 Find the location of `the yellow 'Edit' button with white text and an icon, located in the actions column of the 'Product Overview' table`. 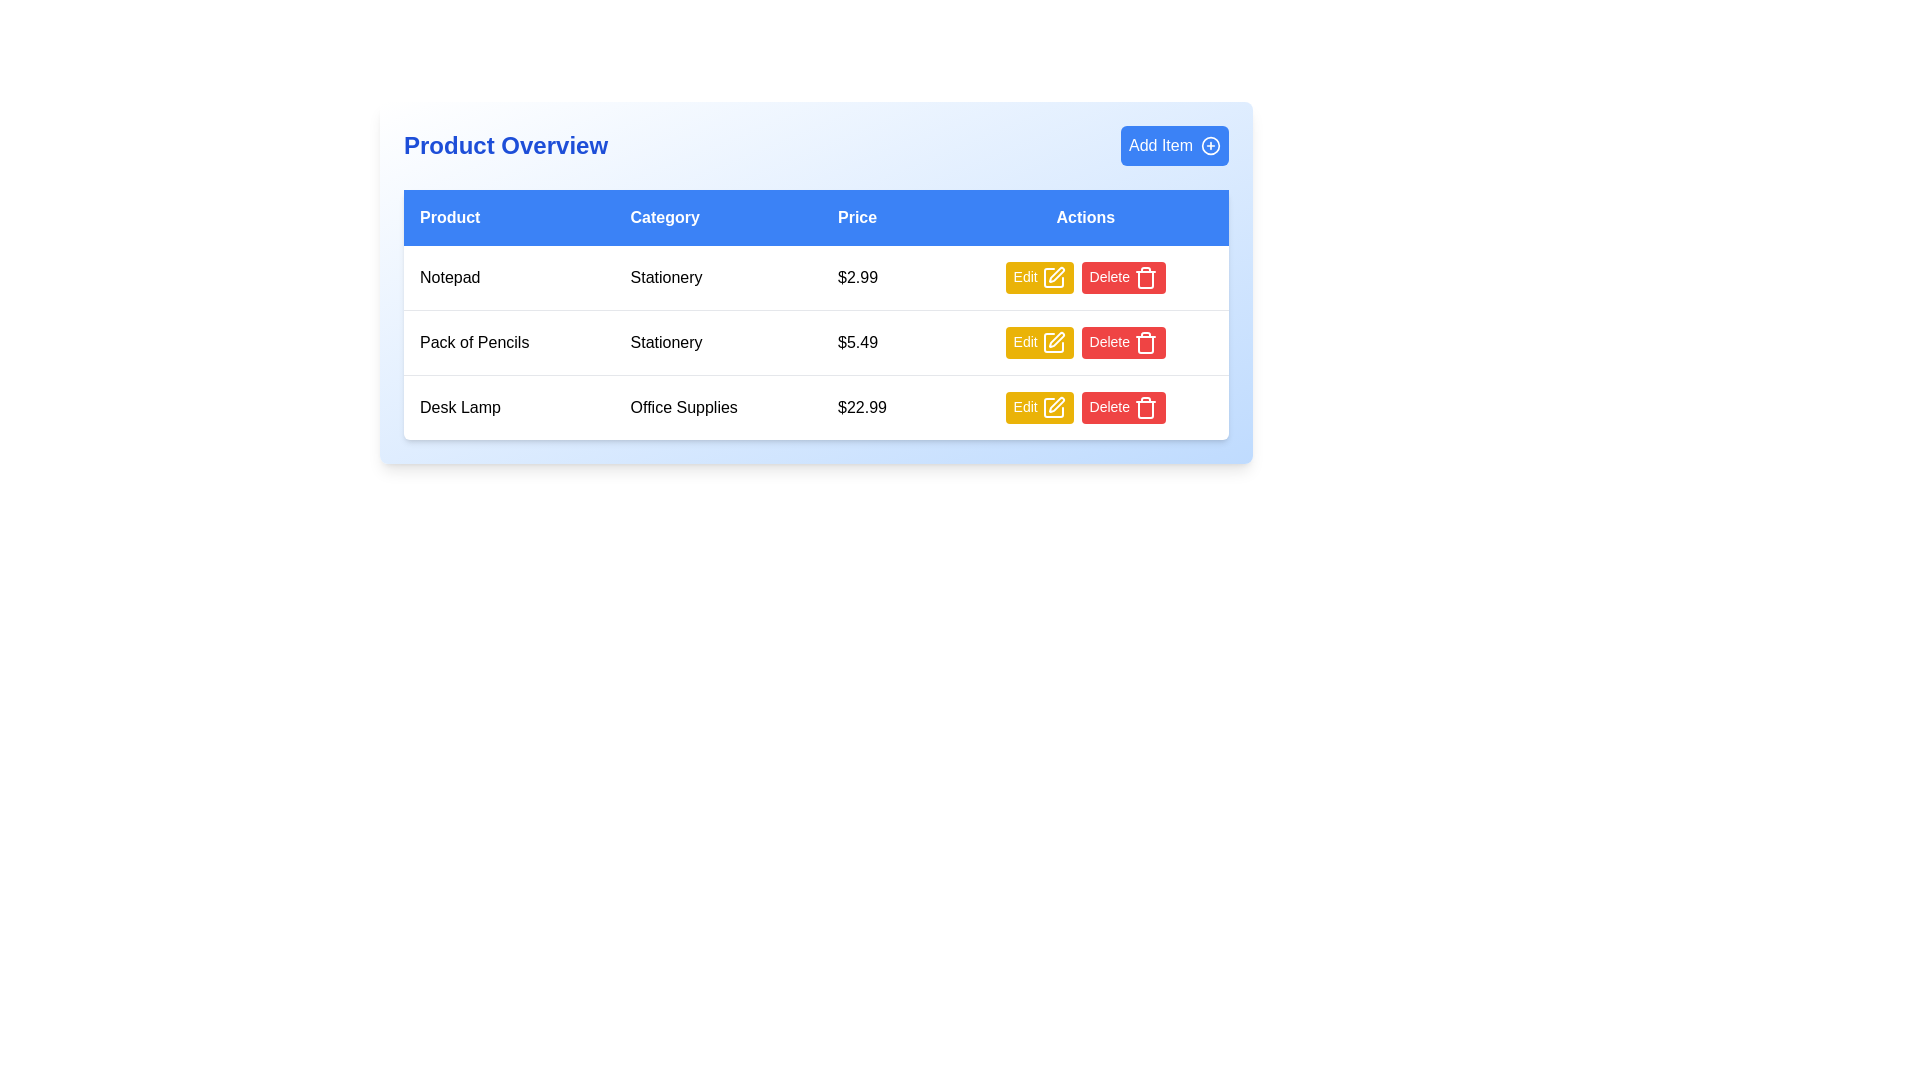

the yellow 'Edit' button with white text and an icon, located in the actions column of the 'Product Overview' table is located at coordinates (1039, 407).